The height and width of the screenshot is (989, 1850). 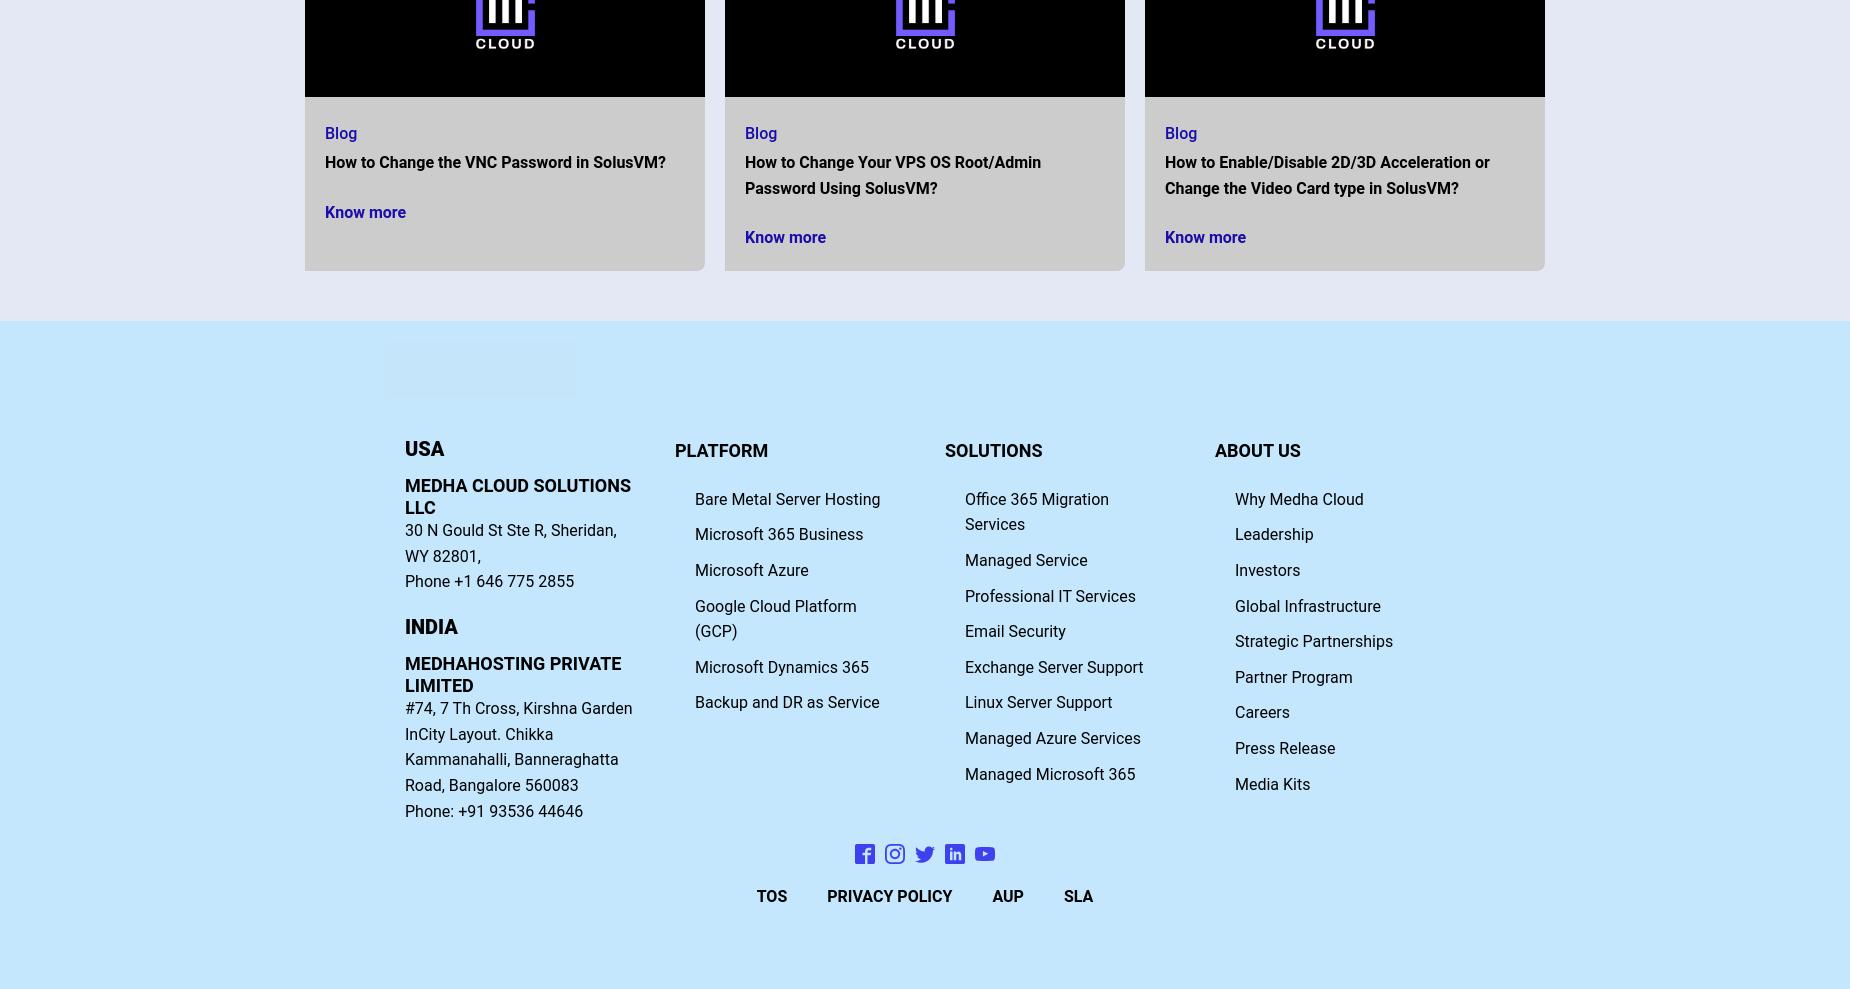 What do you see at coordinates (1261, 711) in the screenshot?
I see `'Careers'` at bounding box center [1261, 711].